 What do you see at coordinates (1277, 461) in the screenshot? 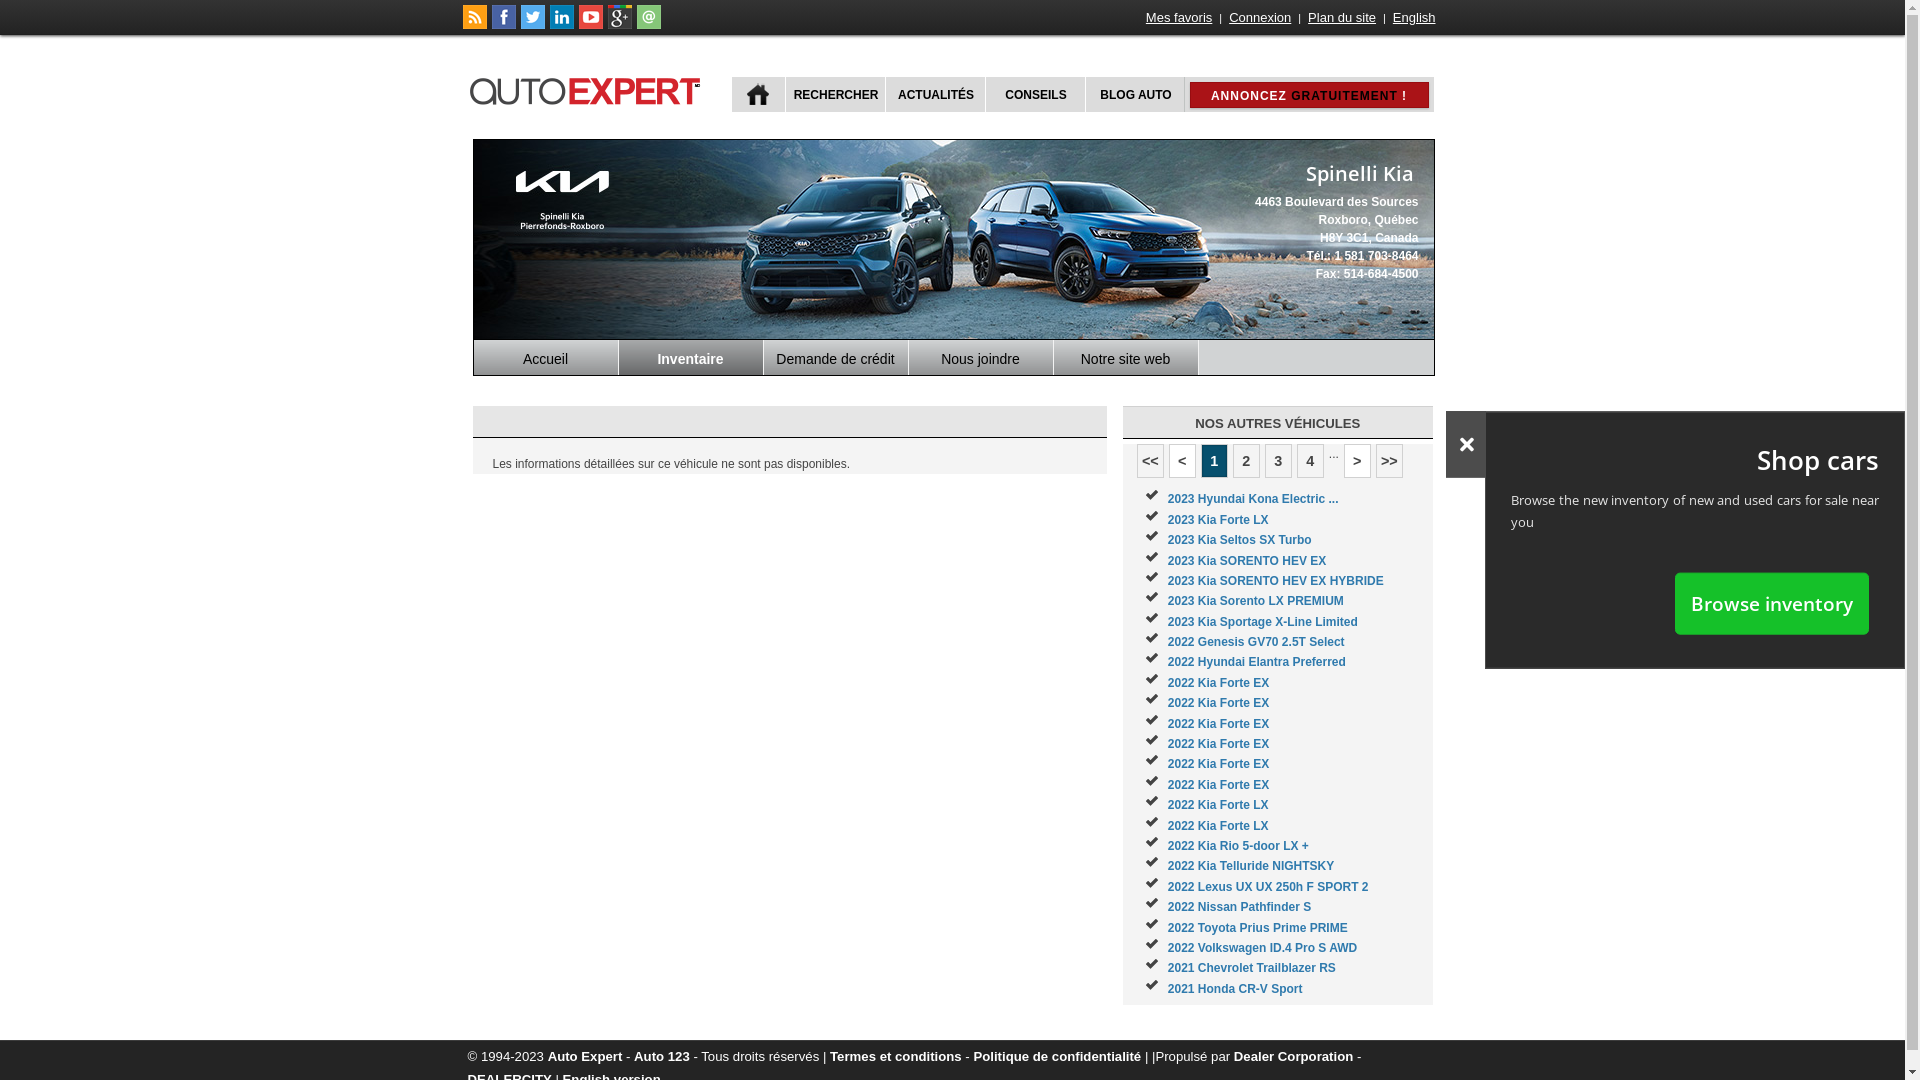
I see `'3'` at bounding box center [1277, 461].